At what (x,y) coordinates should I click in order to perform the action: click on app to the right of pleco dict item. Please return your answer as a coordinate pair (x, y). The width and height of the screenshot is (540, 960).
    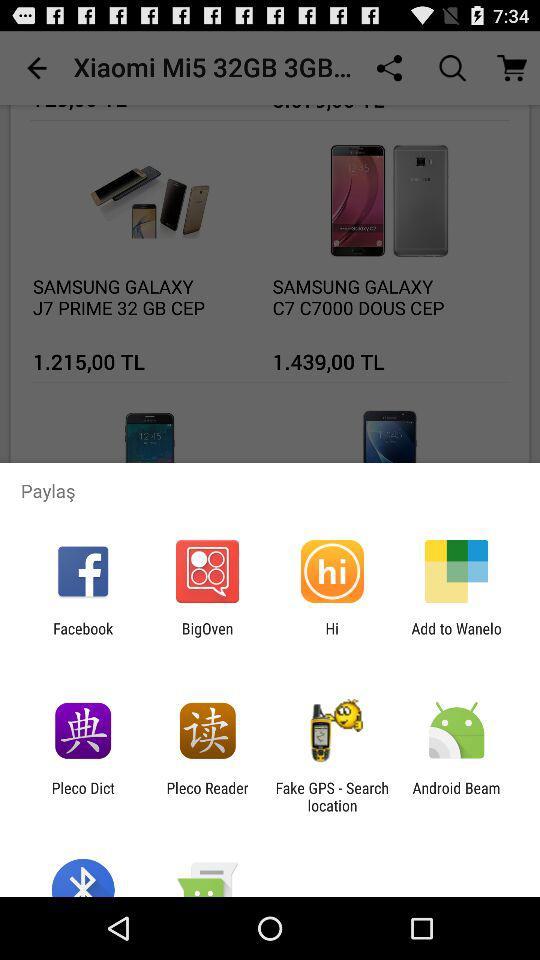
    Looking at the image, I should click on (206, 796).